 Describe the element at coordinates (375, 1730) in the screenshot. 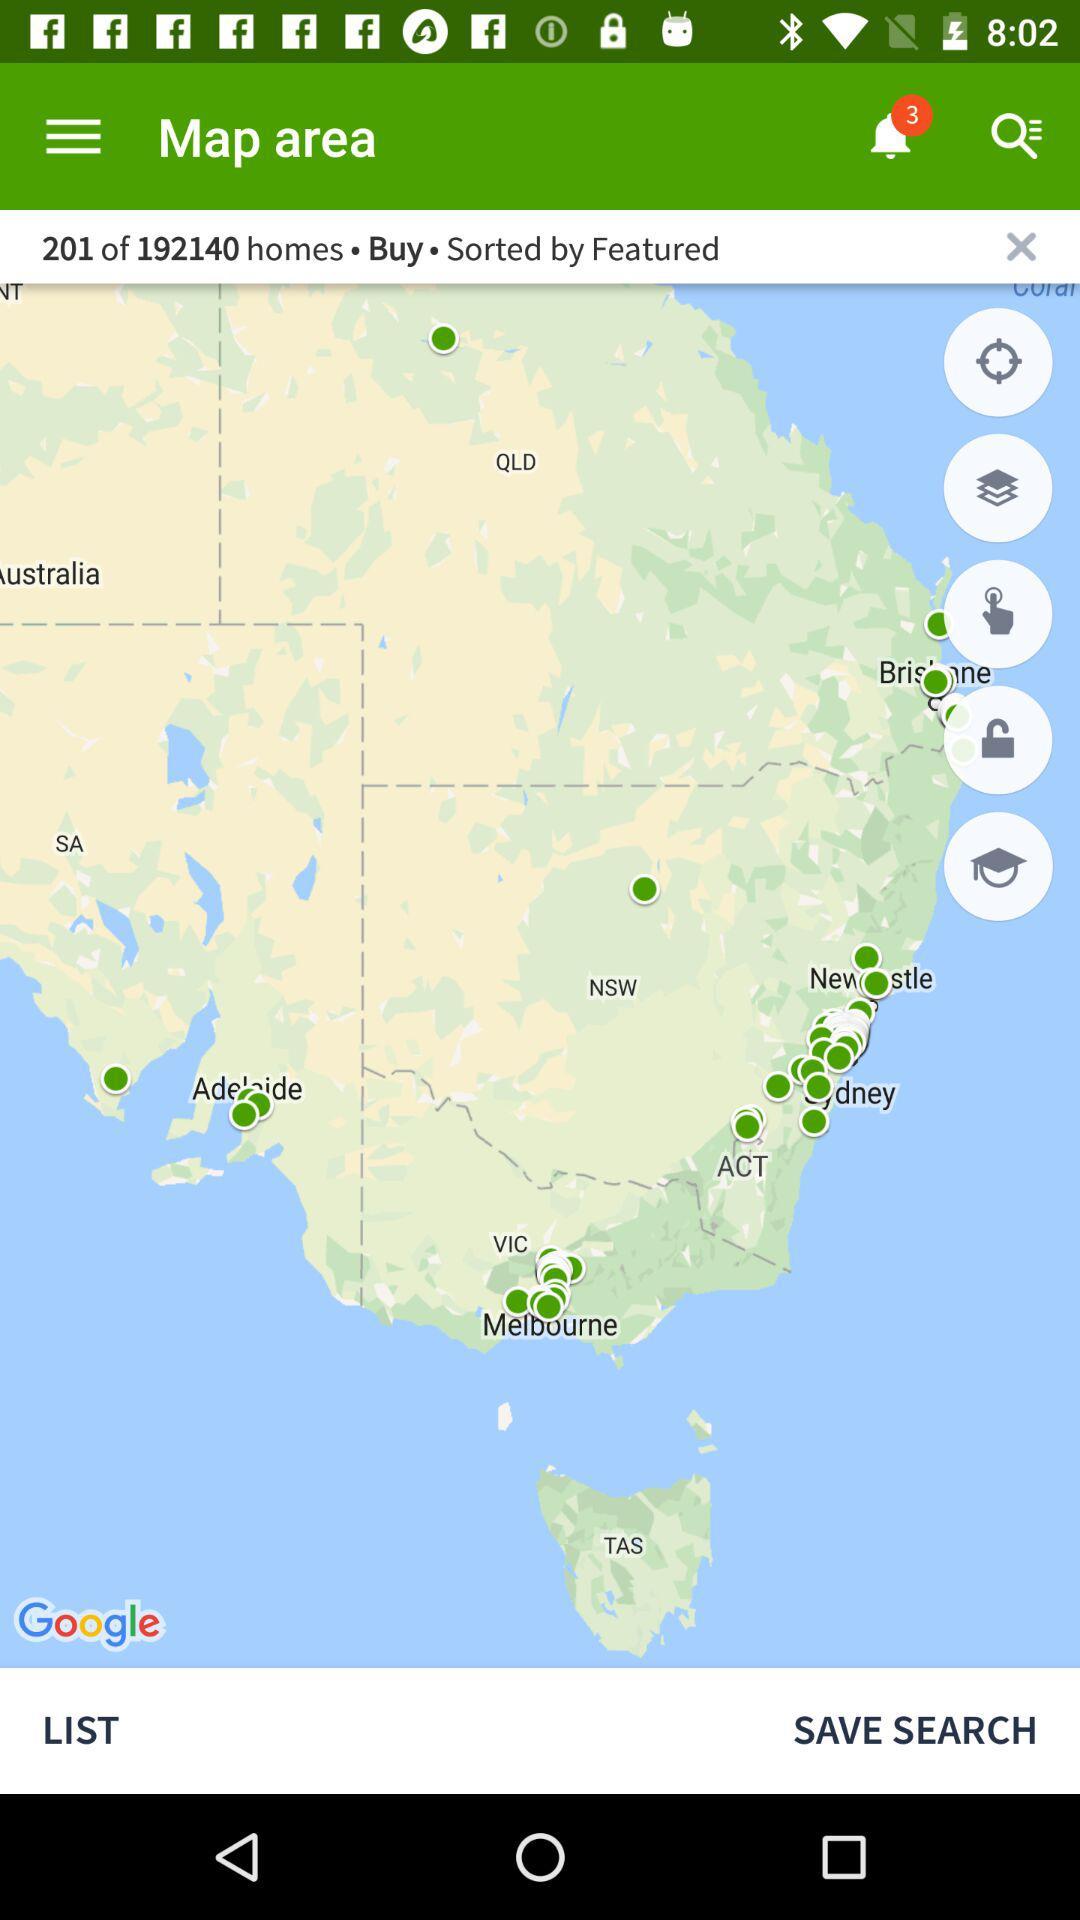

I see `the list icon` at that location.